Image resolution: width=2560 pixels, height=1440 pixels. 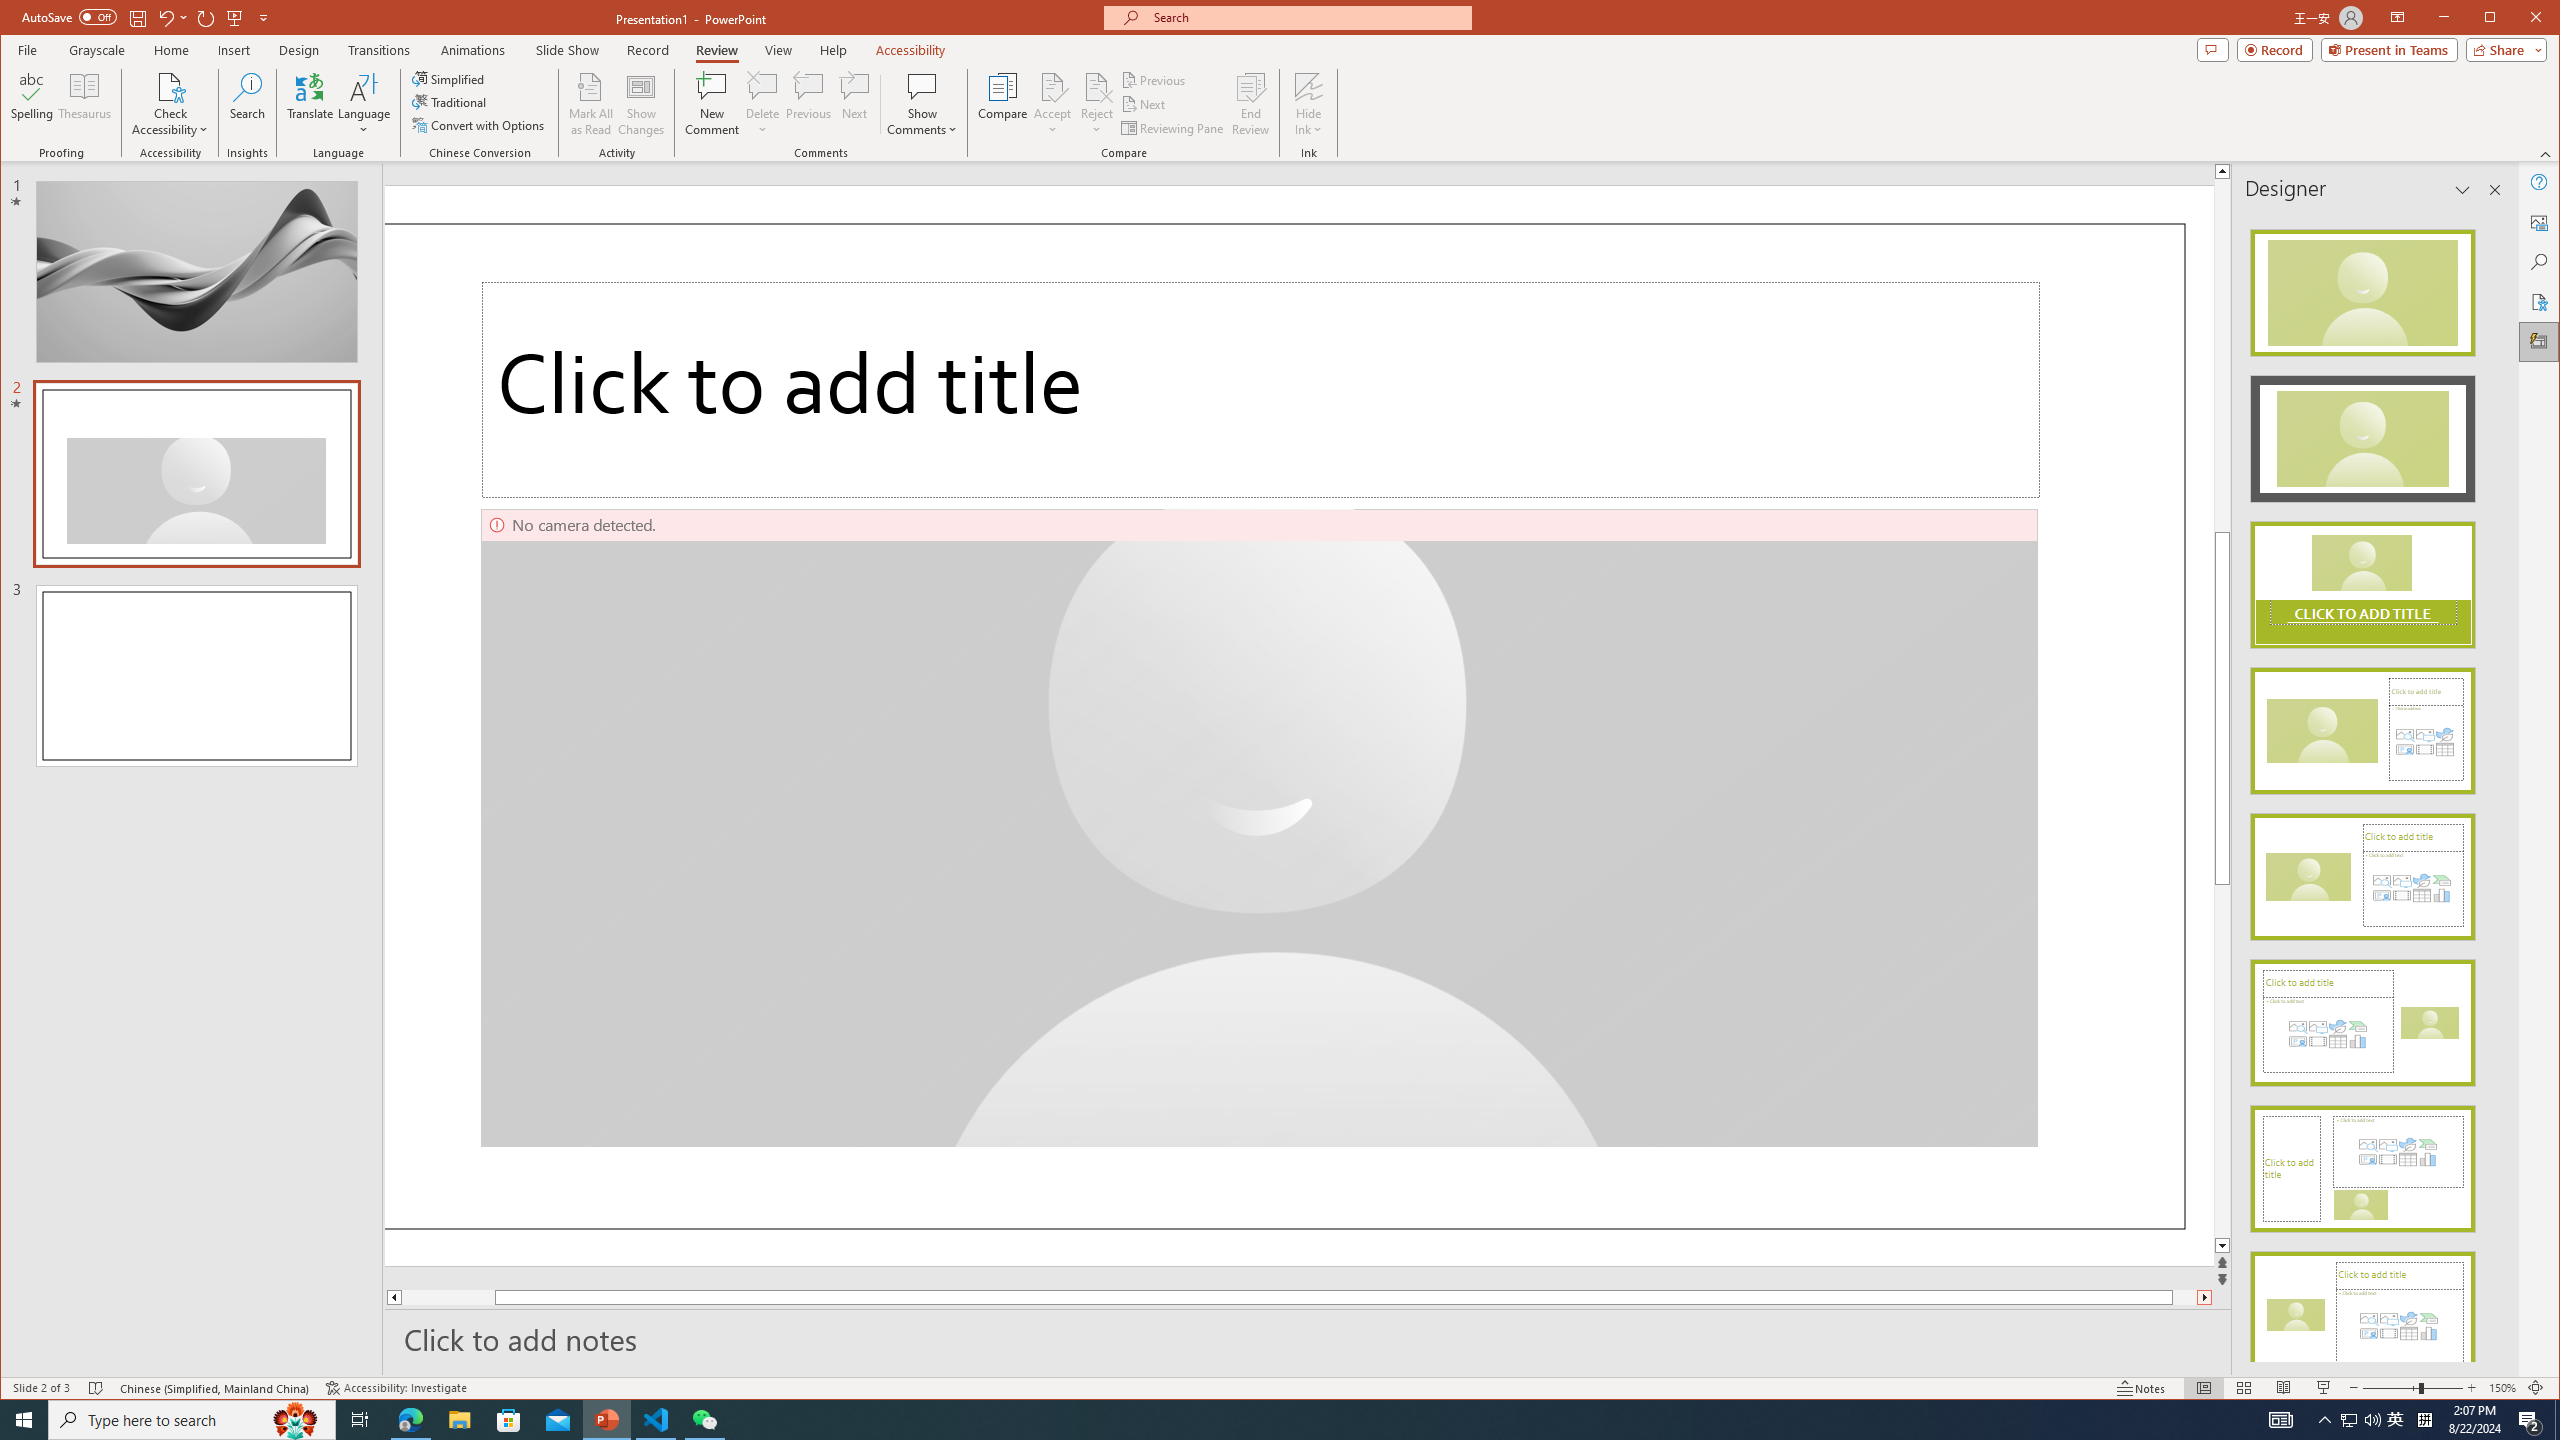 I want to click on 'Grayscale', so click(x=97, y=49).